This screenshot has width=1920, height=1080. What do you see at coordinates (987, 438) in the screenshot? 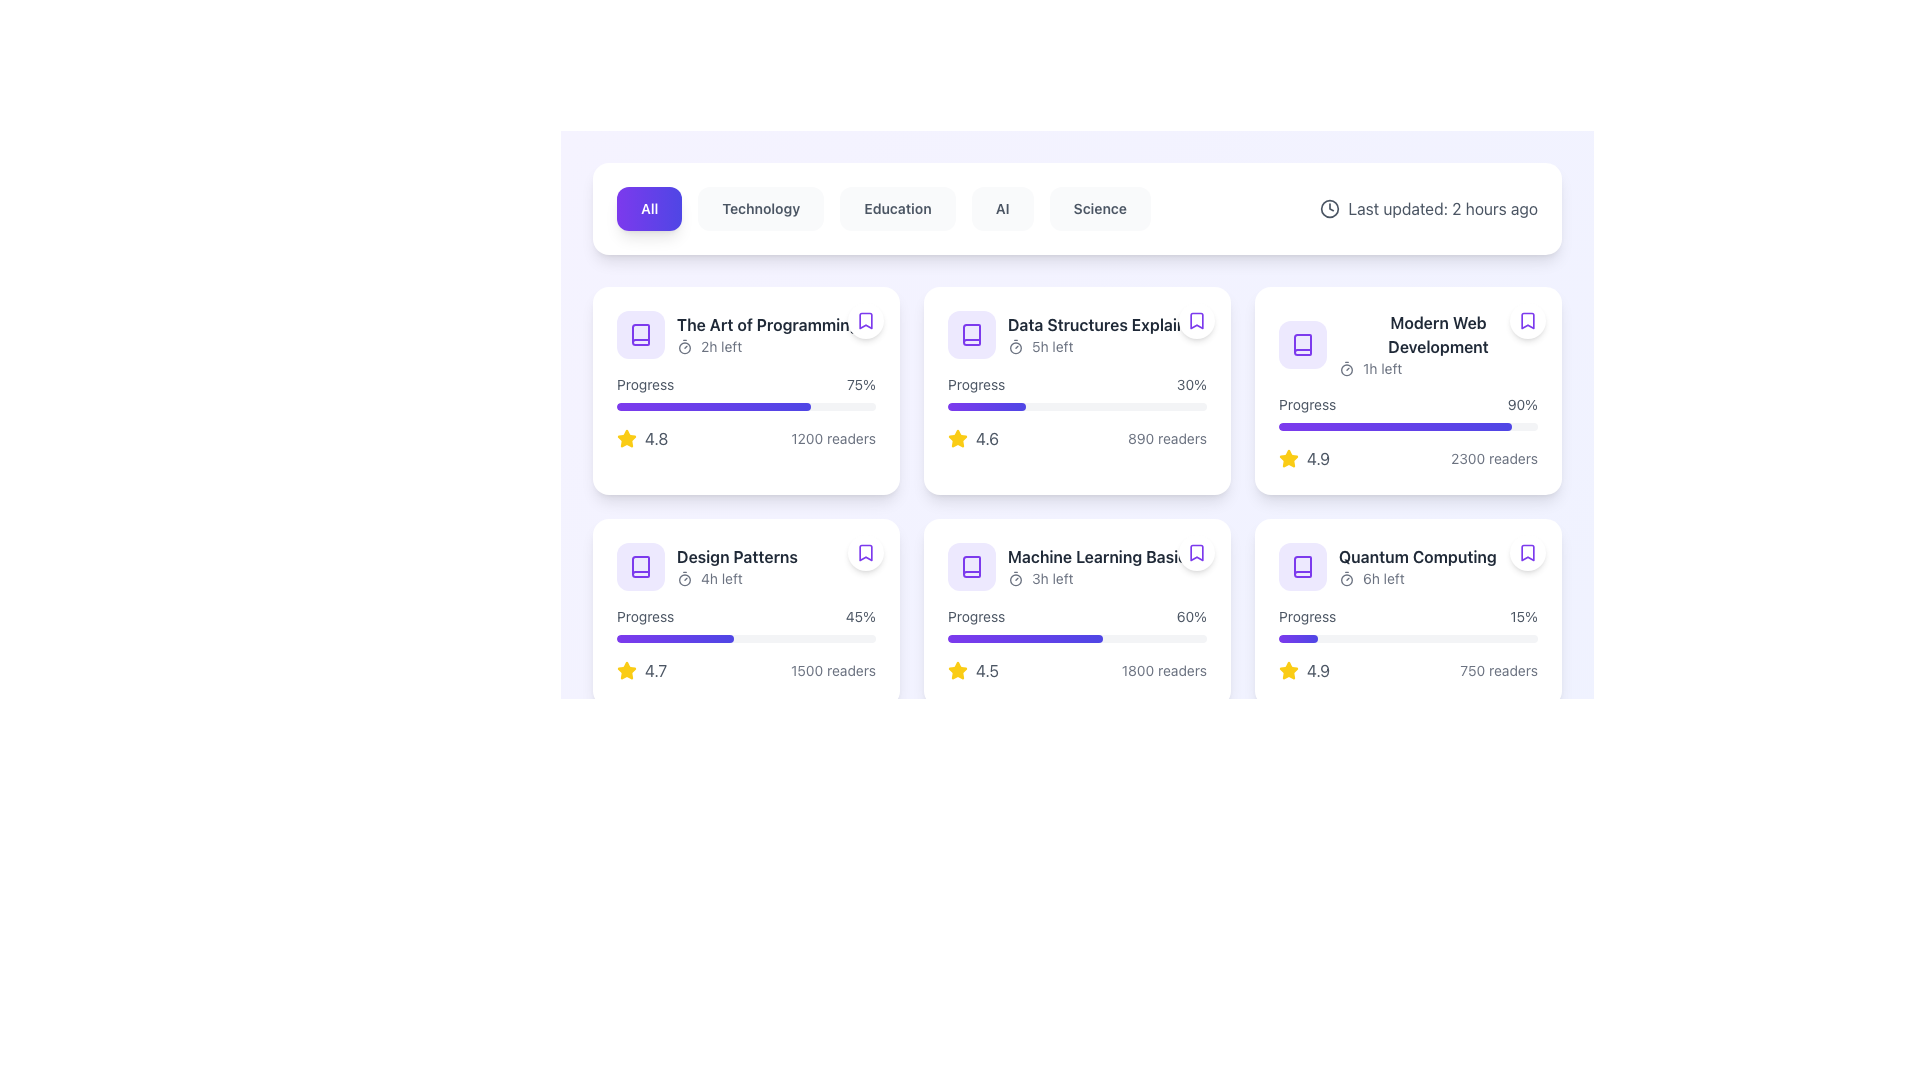
I see `the text label displaying the value '4.6', which is styled in gray and located to the right of a yellow star icon within the second card of the top row in a grid layout` at bounding box center [987, 438].